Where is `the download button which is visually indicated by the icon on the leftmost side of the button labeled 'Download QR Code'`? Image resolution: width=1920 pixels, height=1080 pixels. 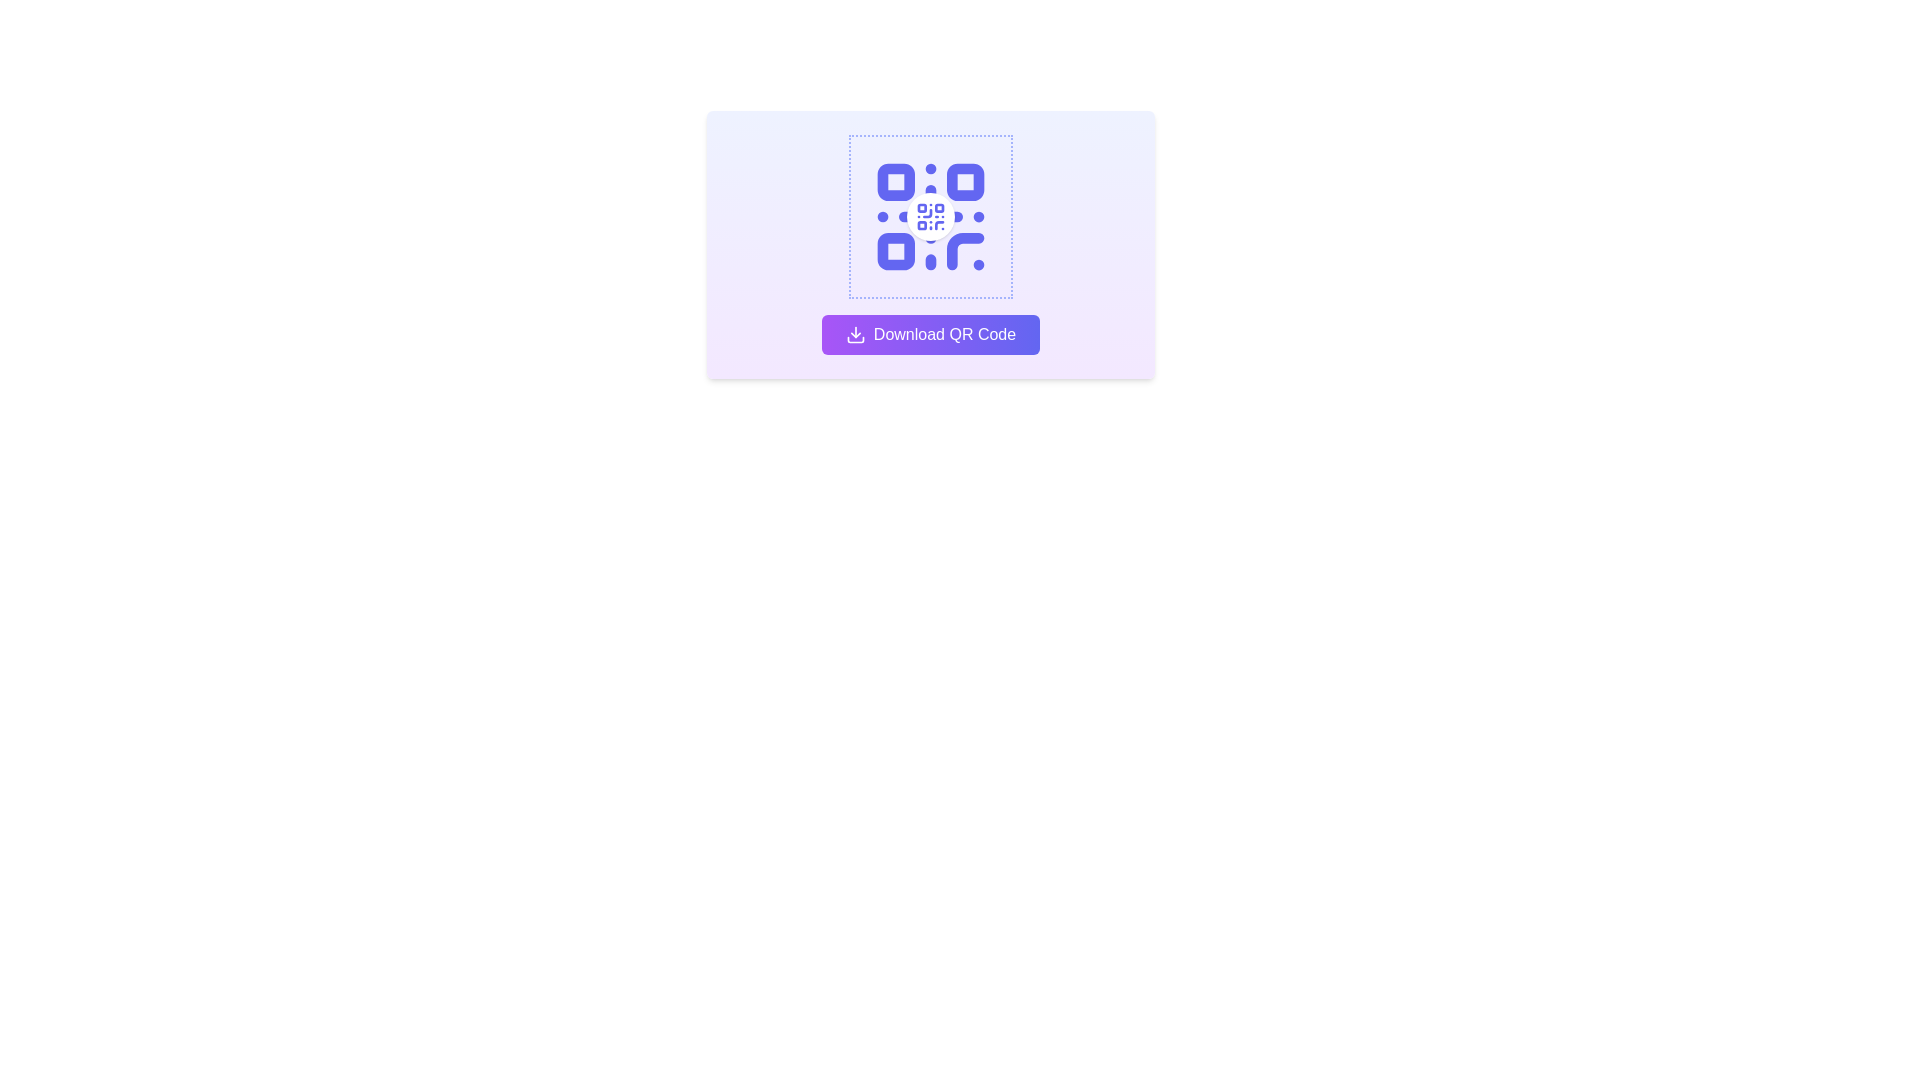 the download button which is visually indicated by the icon on the leftmost side of the button labeled 'Download QR Code' is located at coordinates (855, 334).